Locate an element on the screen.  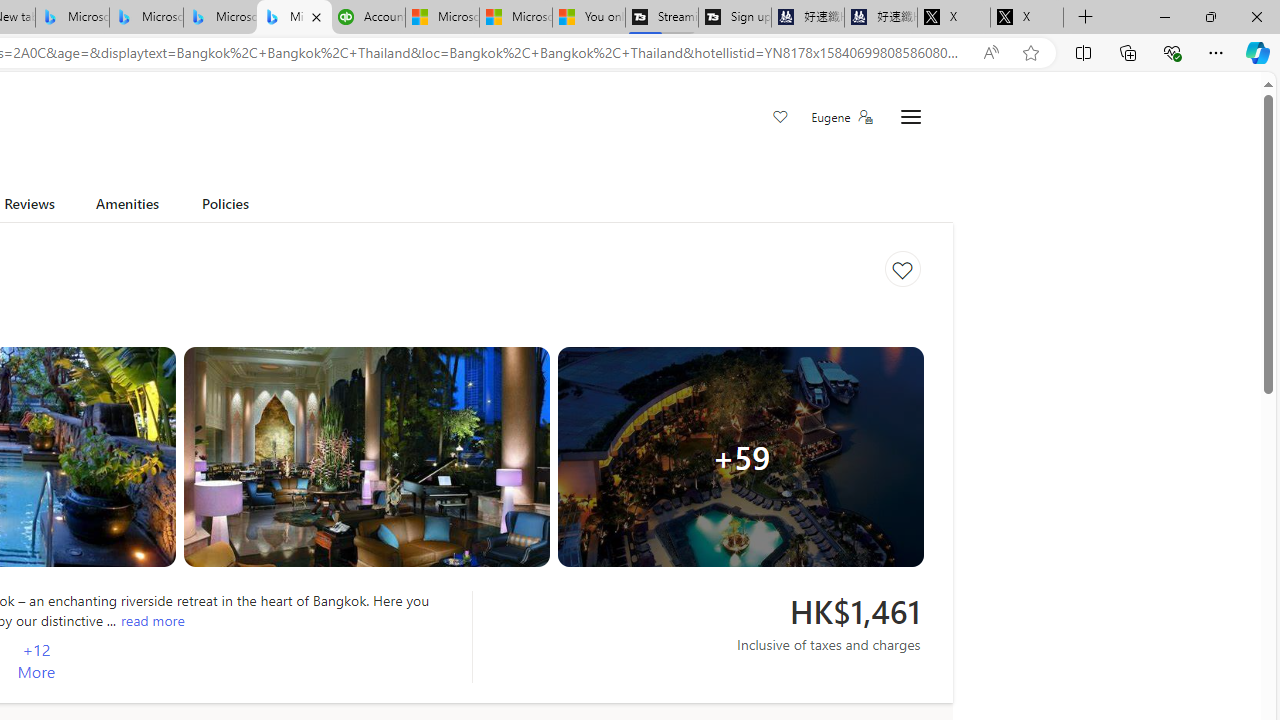
'Eugene' is located at coordinates (841, 117).